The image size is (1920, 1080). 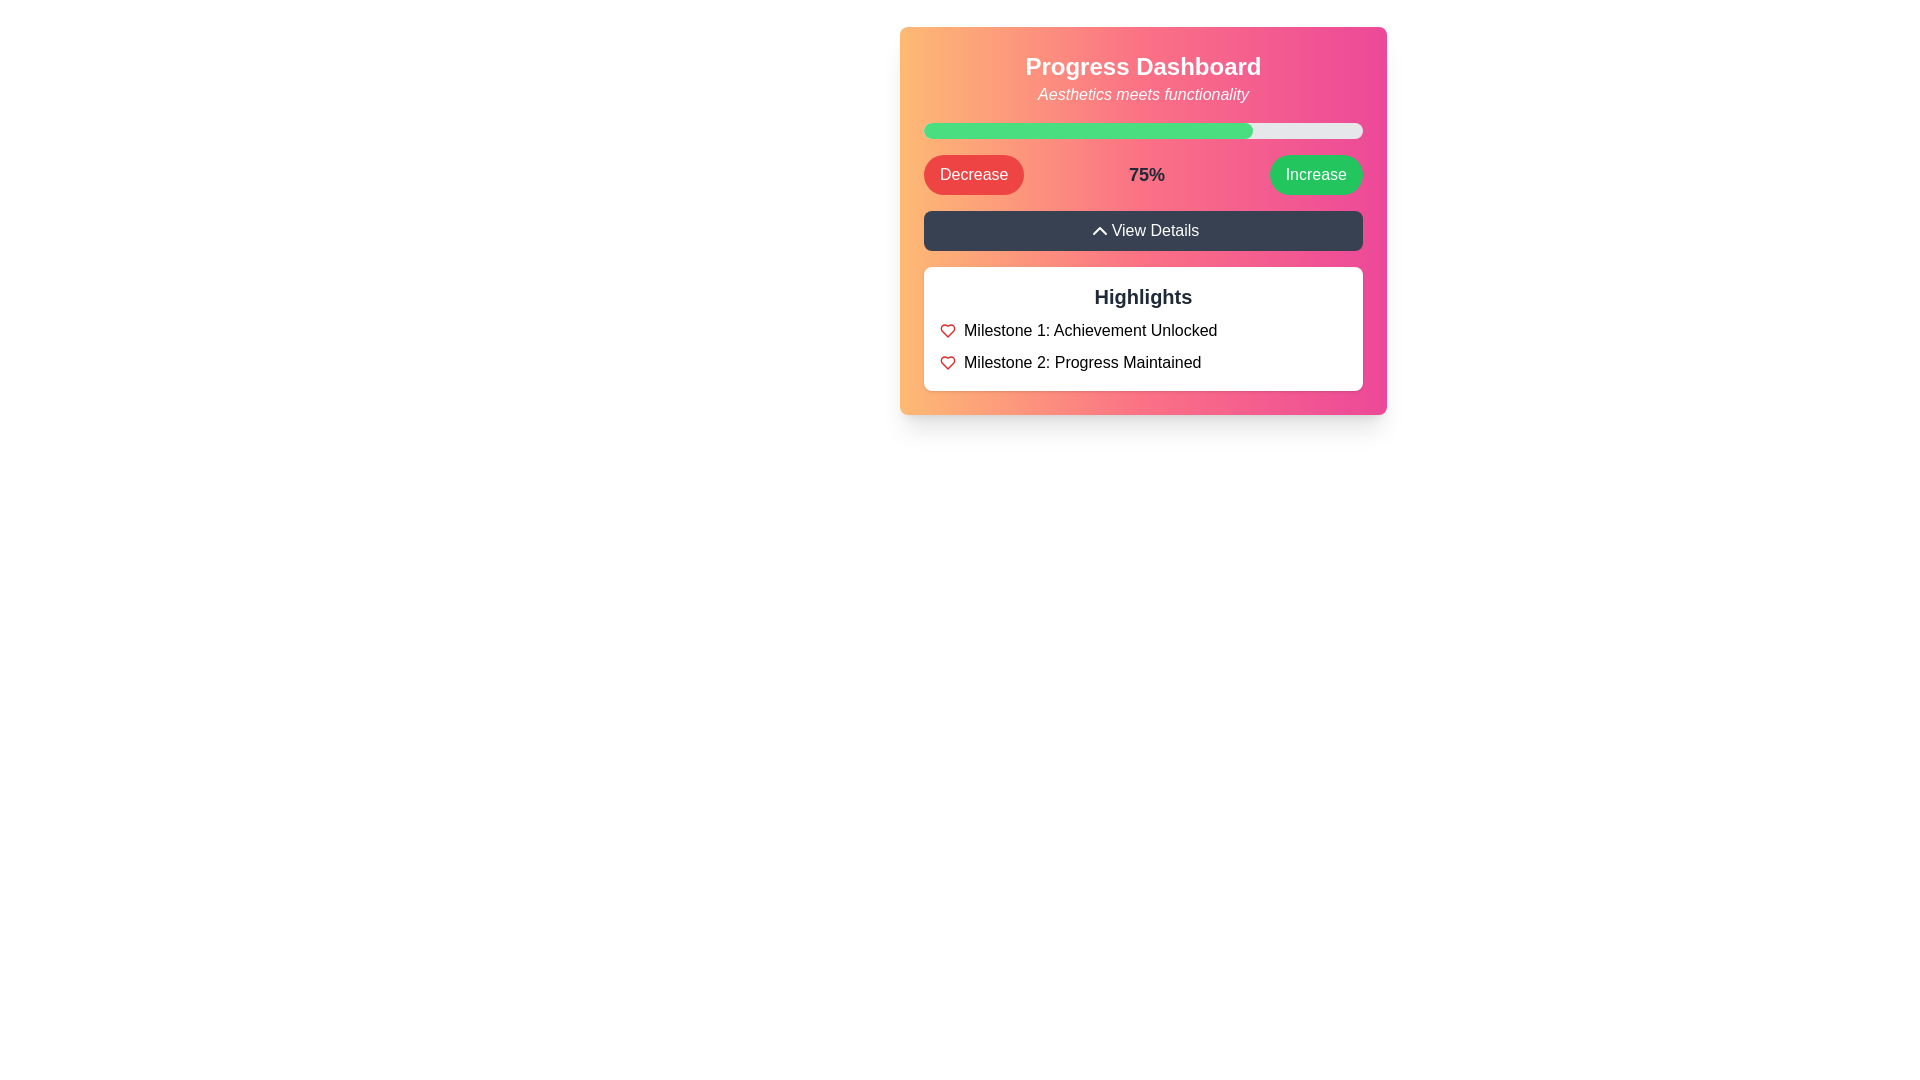 I want to click on the 'Achievement Unlocked' label in the 'Highlights' section of the 'Progress Dashboard' to interact with the milestone, so click(x=1143, y=330).